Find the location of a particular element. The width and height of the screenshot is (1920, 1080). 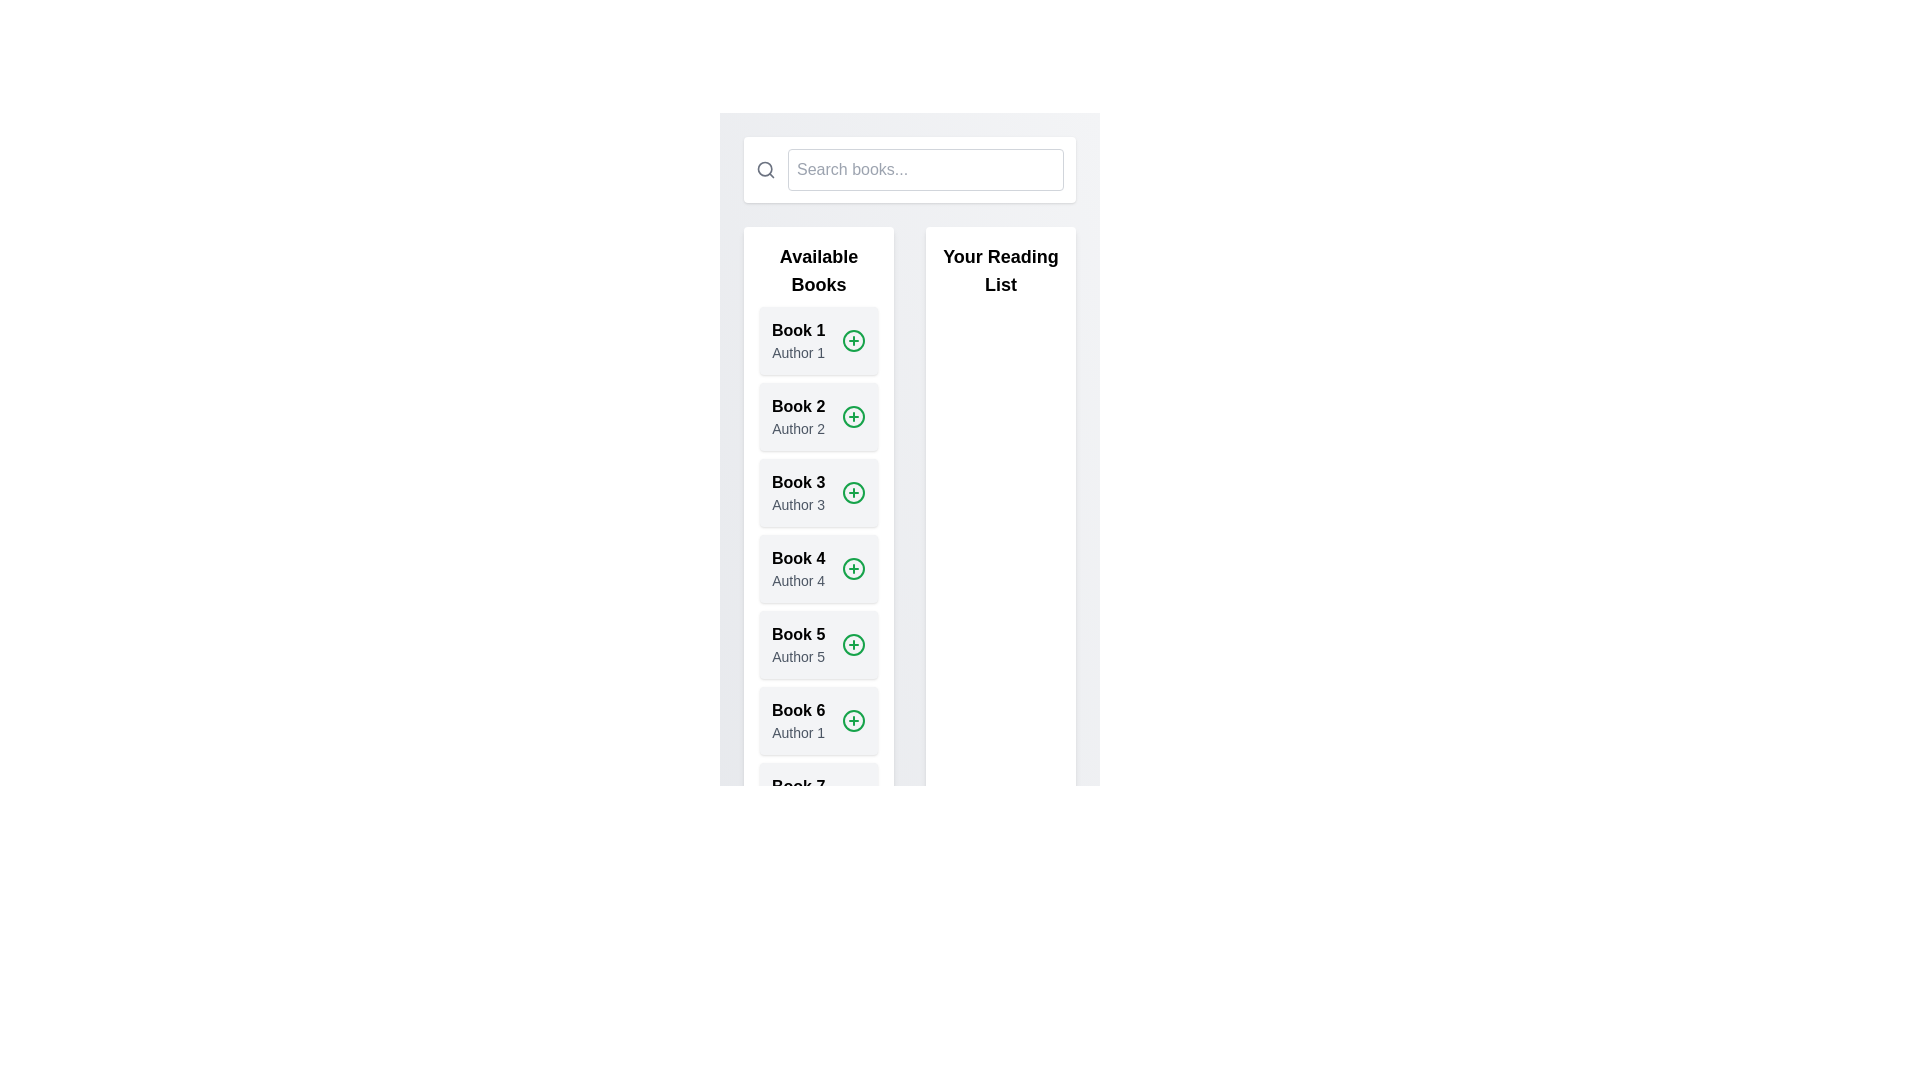

the fifth book title in the 'Available Books' section, which is located directly above 'Author 5' and next to a green '+' button is located at coordinates (797, 635).